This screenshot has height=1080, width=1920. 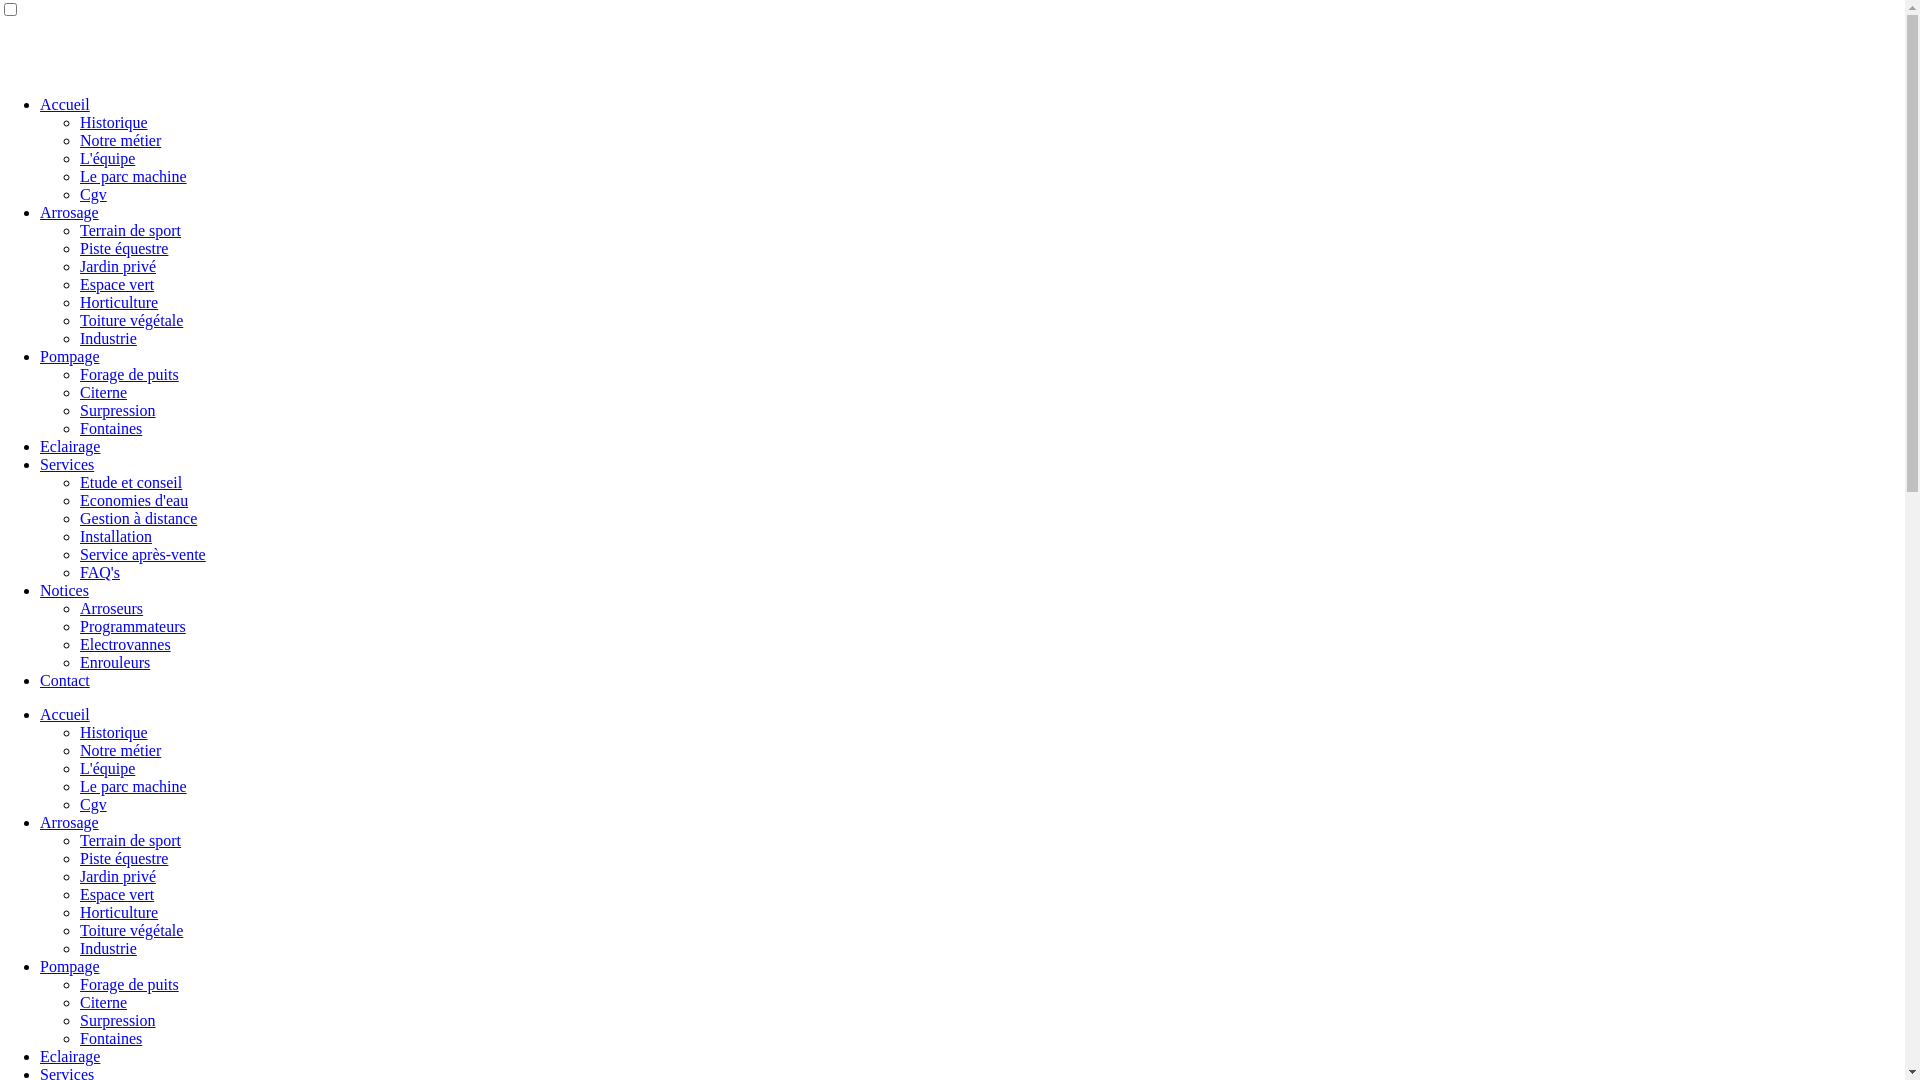 What do you see at coordinates (133, 499) in the screenshot?
I see `'Economies d'eau'` at bounding box center [133, 499].